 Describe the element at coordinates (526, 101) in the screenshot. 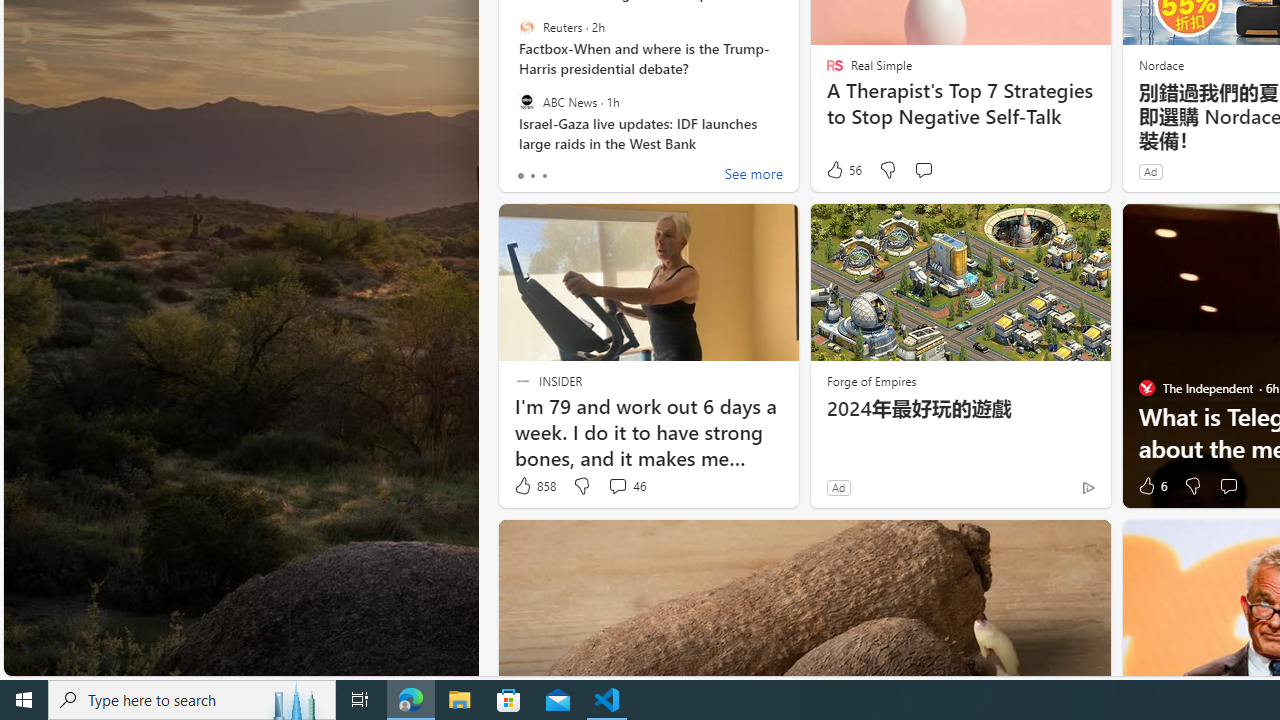

I see `'ABC News'` at that location.